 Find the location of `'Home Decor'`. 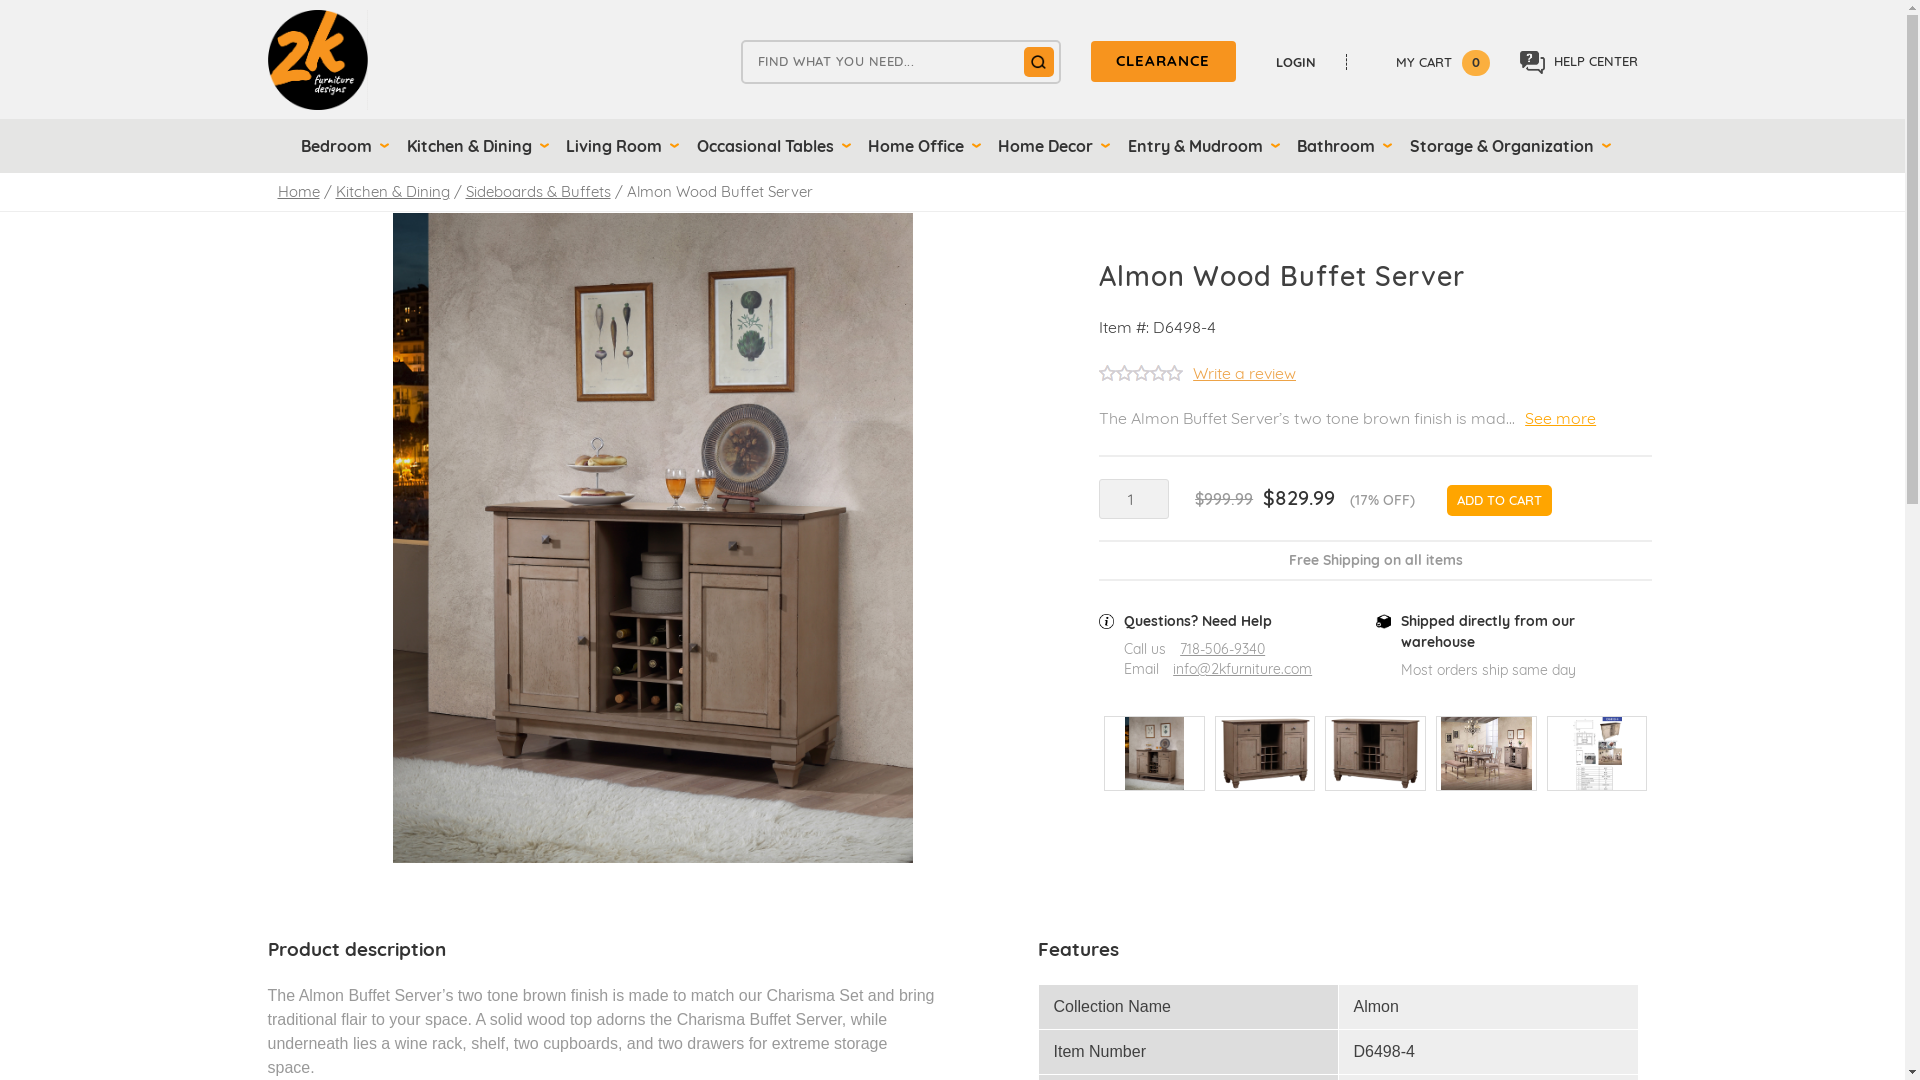

'Home Decor' is located at coordinates (1049, 145).